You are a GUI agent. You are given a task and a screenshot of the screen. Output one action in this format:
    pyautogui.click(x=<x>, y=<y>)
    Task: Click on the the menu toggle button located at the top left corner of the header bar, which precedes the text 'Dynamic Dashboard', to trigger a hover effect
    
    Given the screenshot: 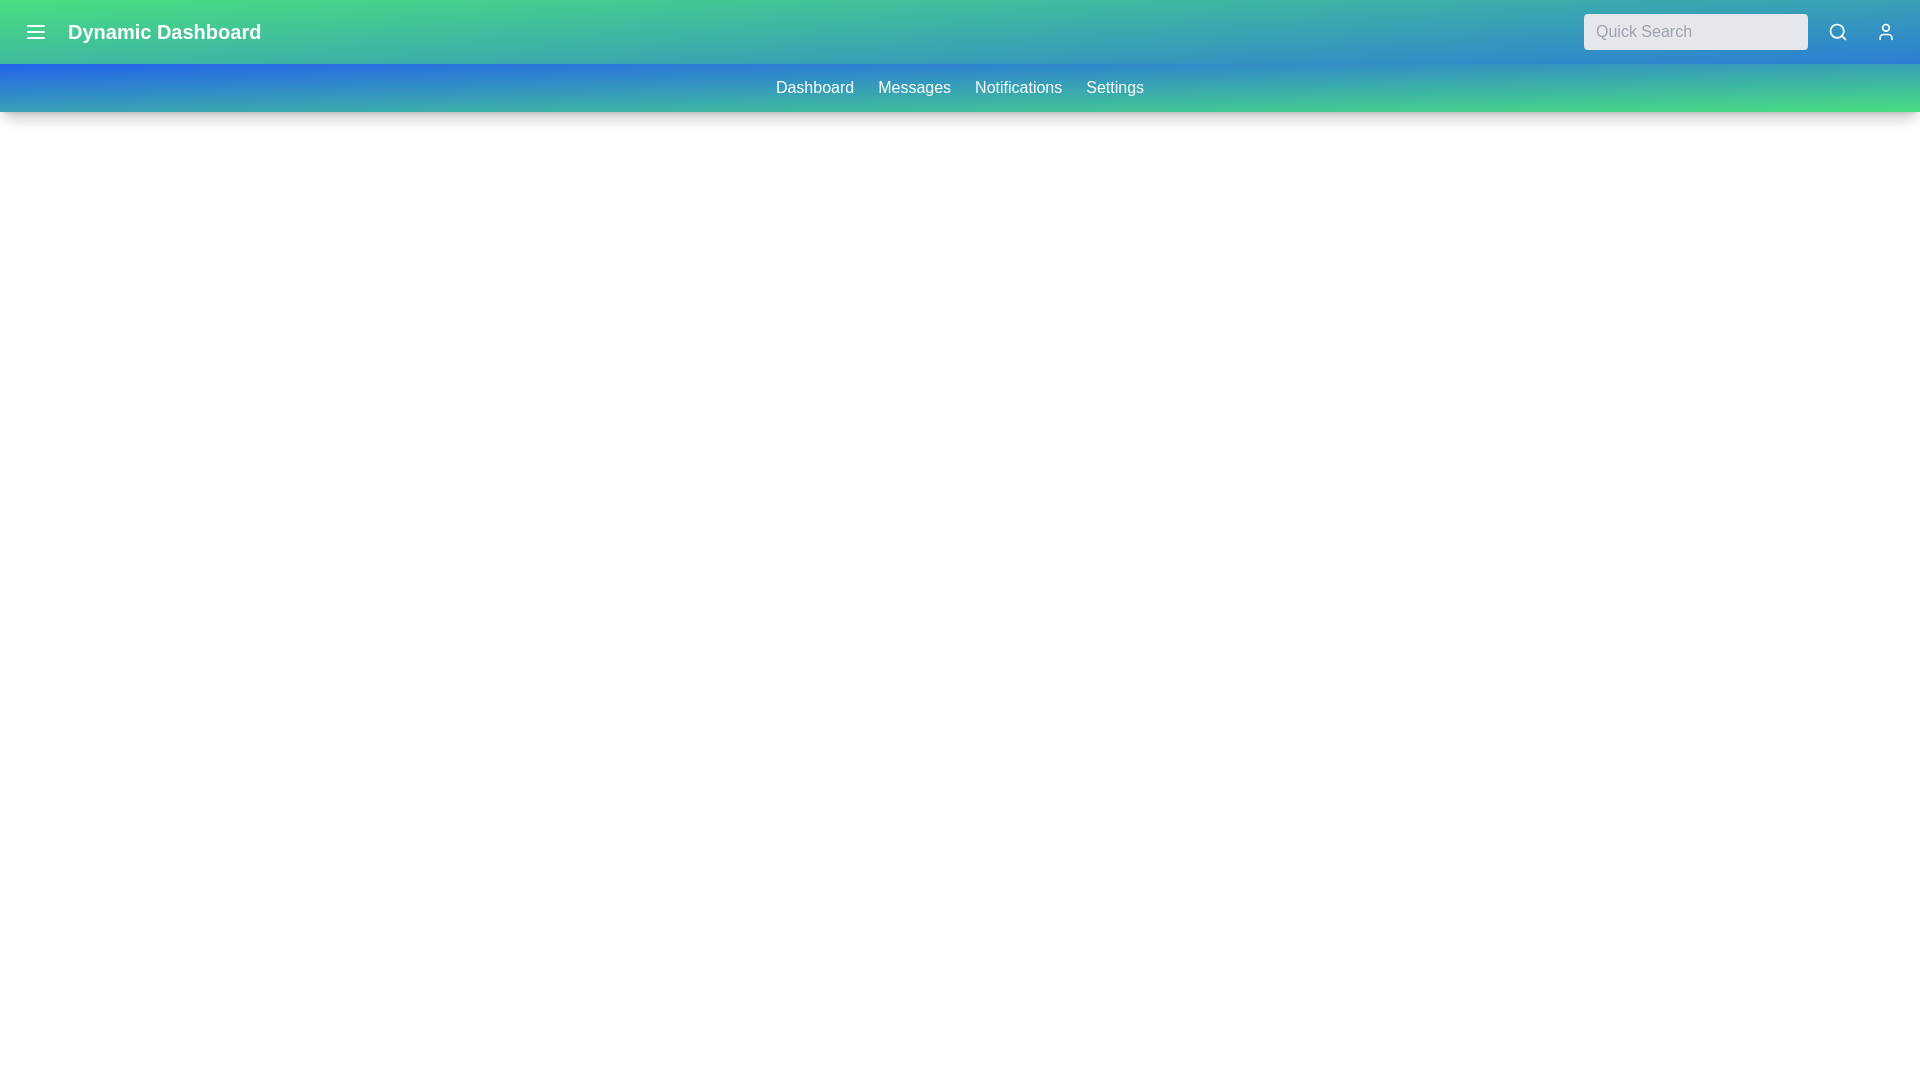 What is the action you would take?
    pyautogui.click(x=35, y=31)
    